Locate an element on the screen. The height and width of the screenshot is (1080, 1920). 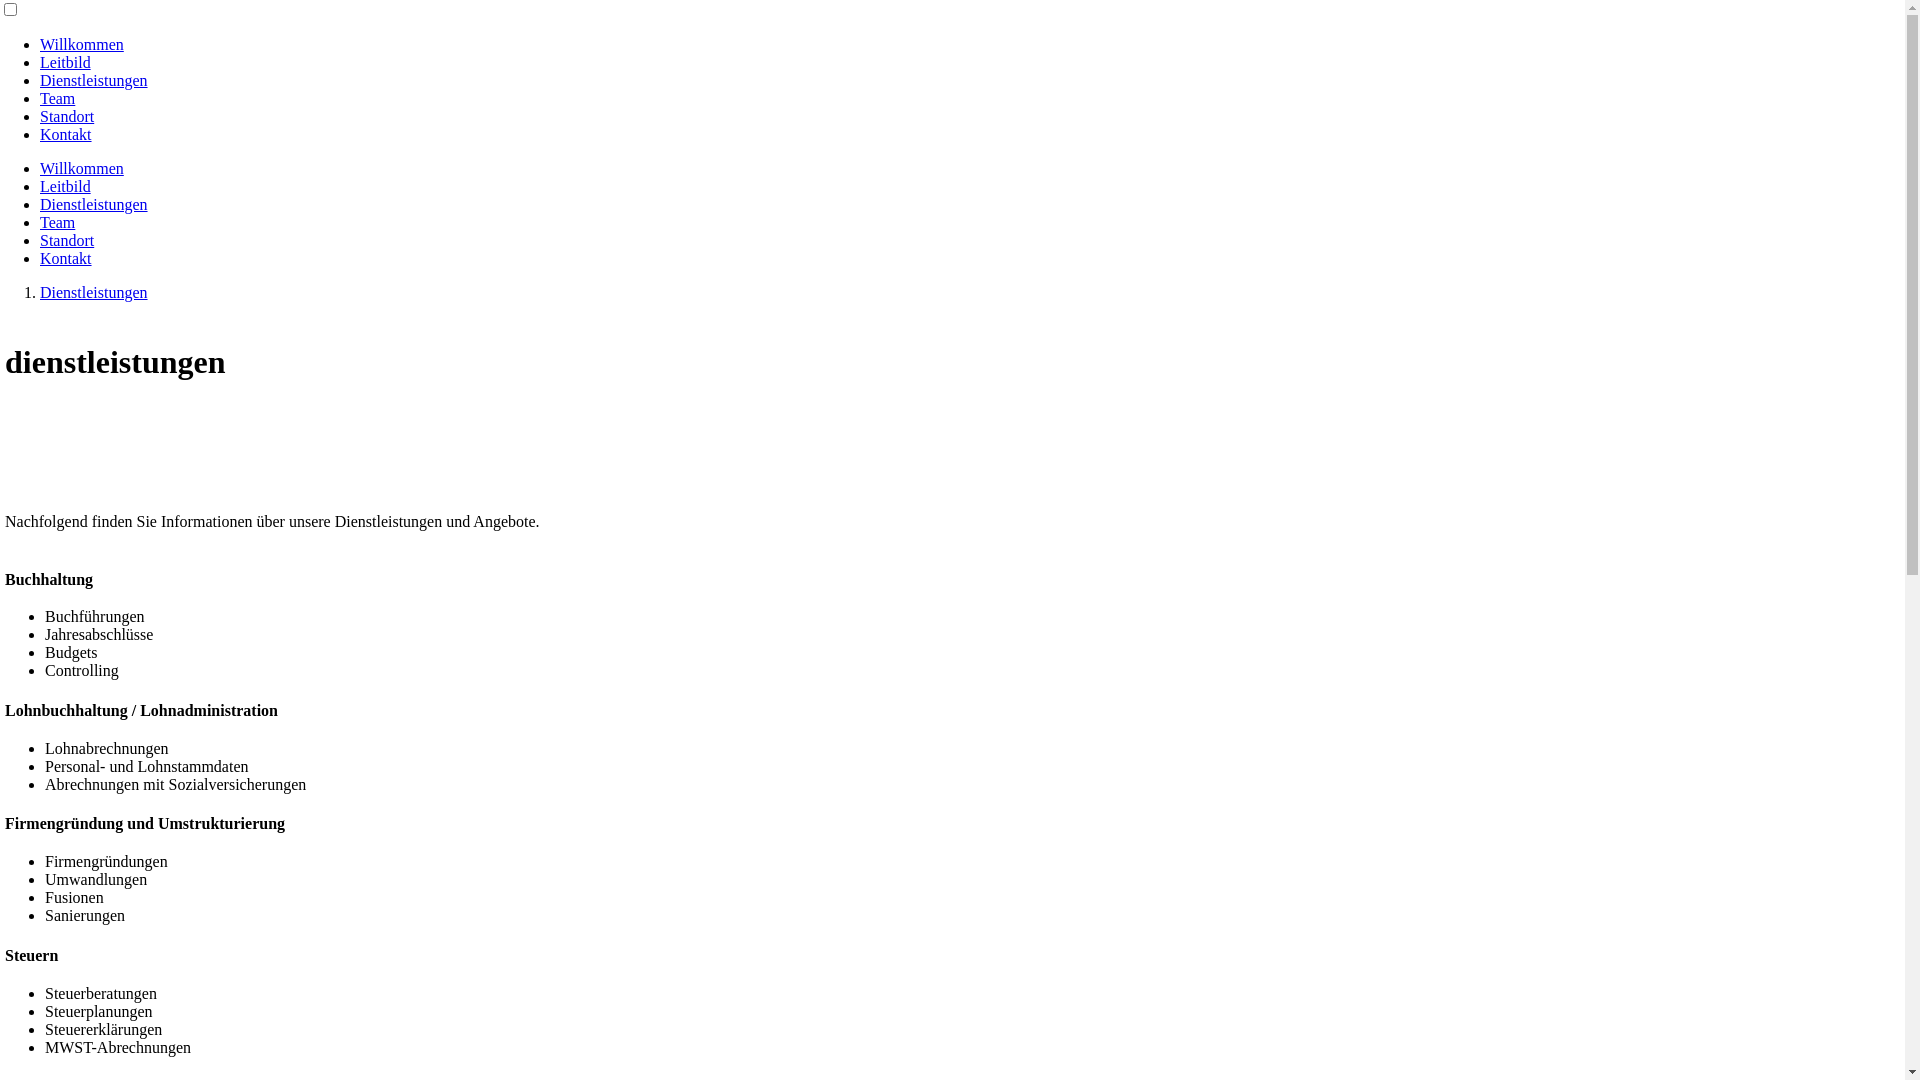
'Dienstleistungen' is located at coordinates (39, 292).